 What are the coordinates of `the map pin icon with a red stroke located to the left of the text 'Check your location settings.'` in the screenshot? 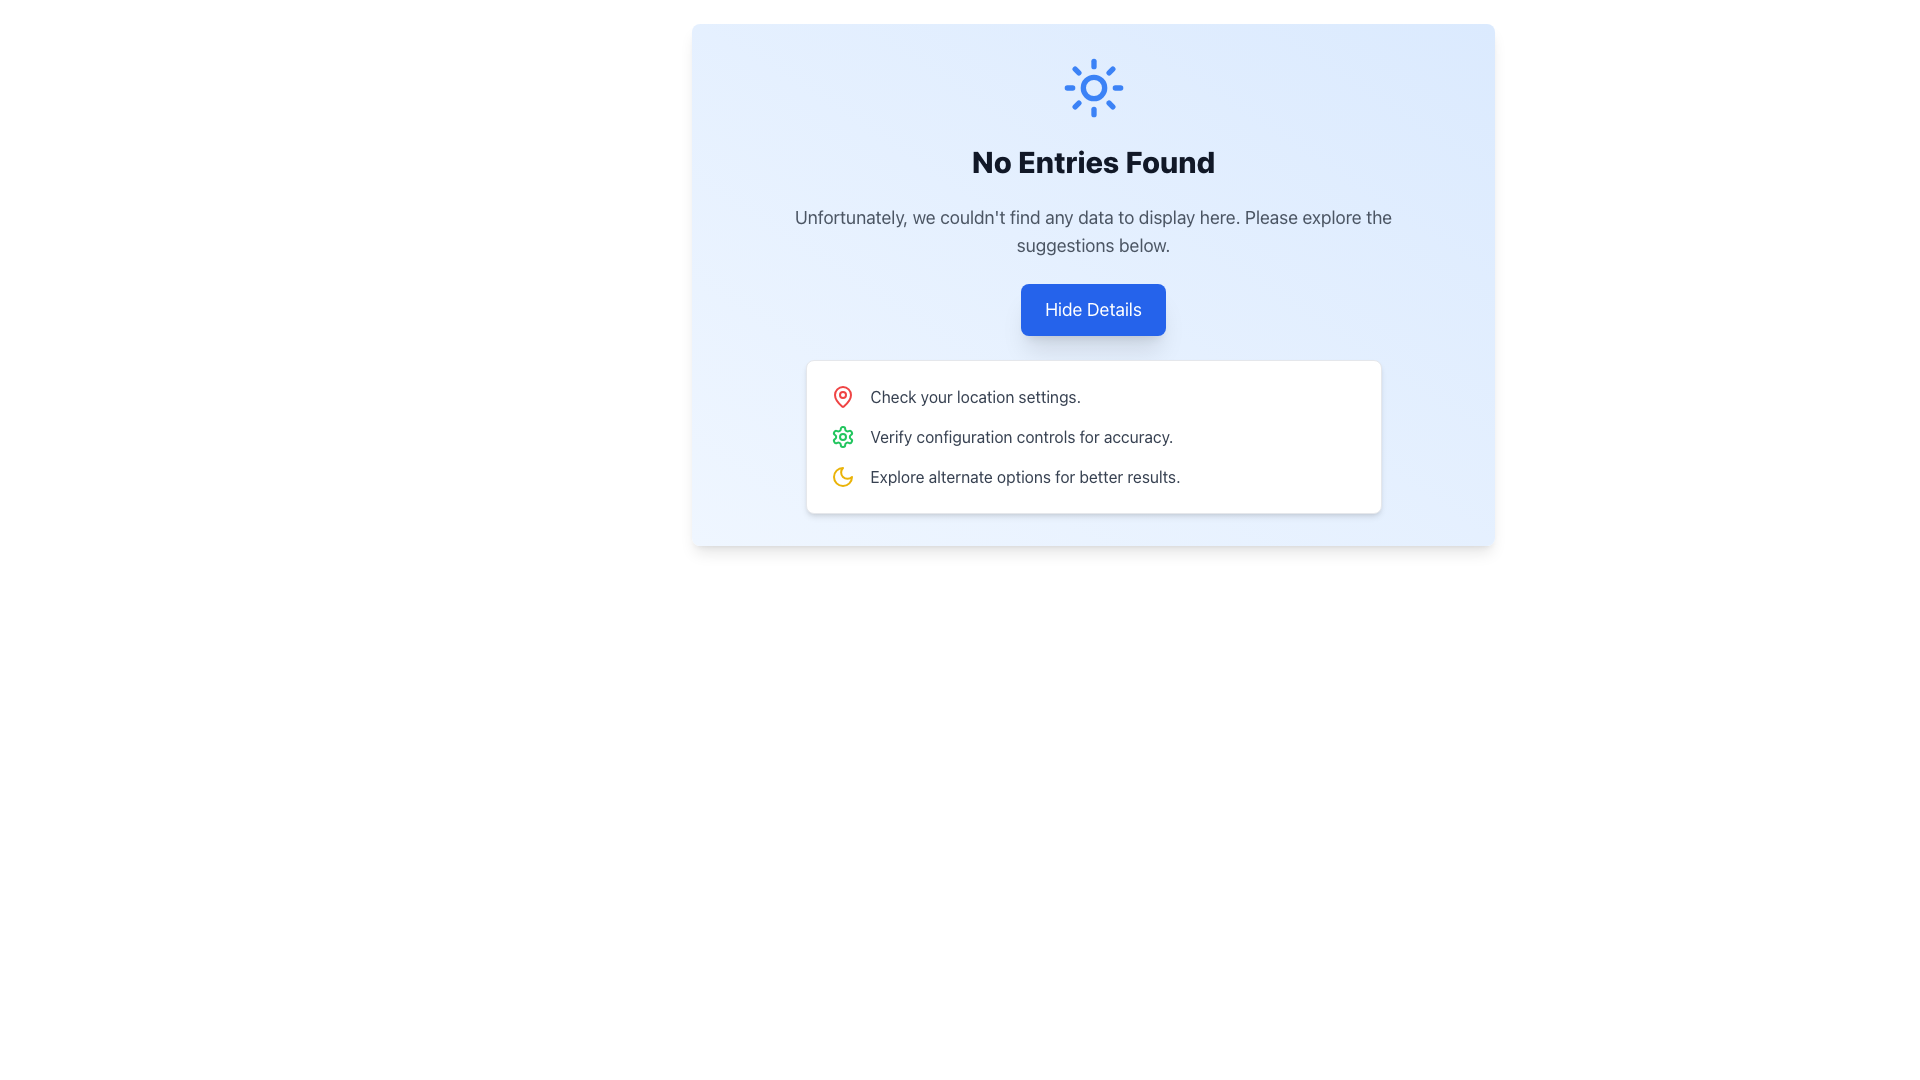 It's located at (842, 397).